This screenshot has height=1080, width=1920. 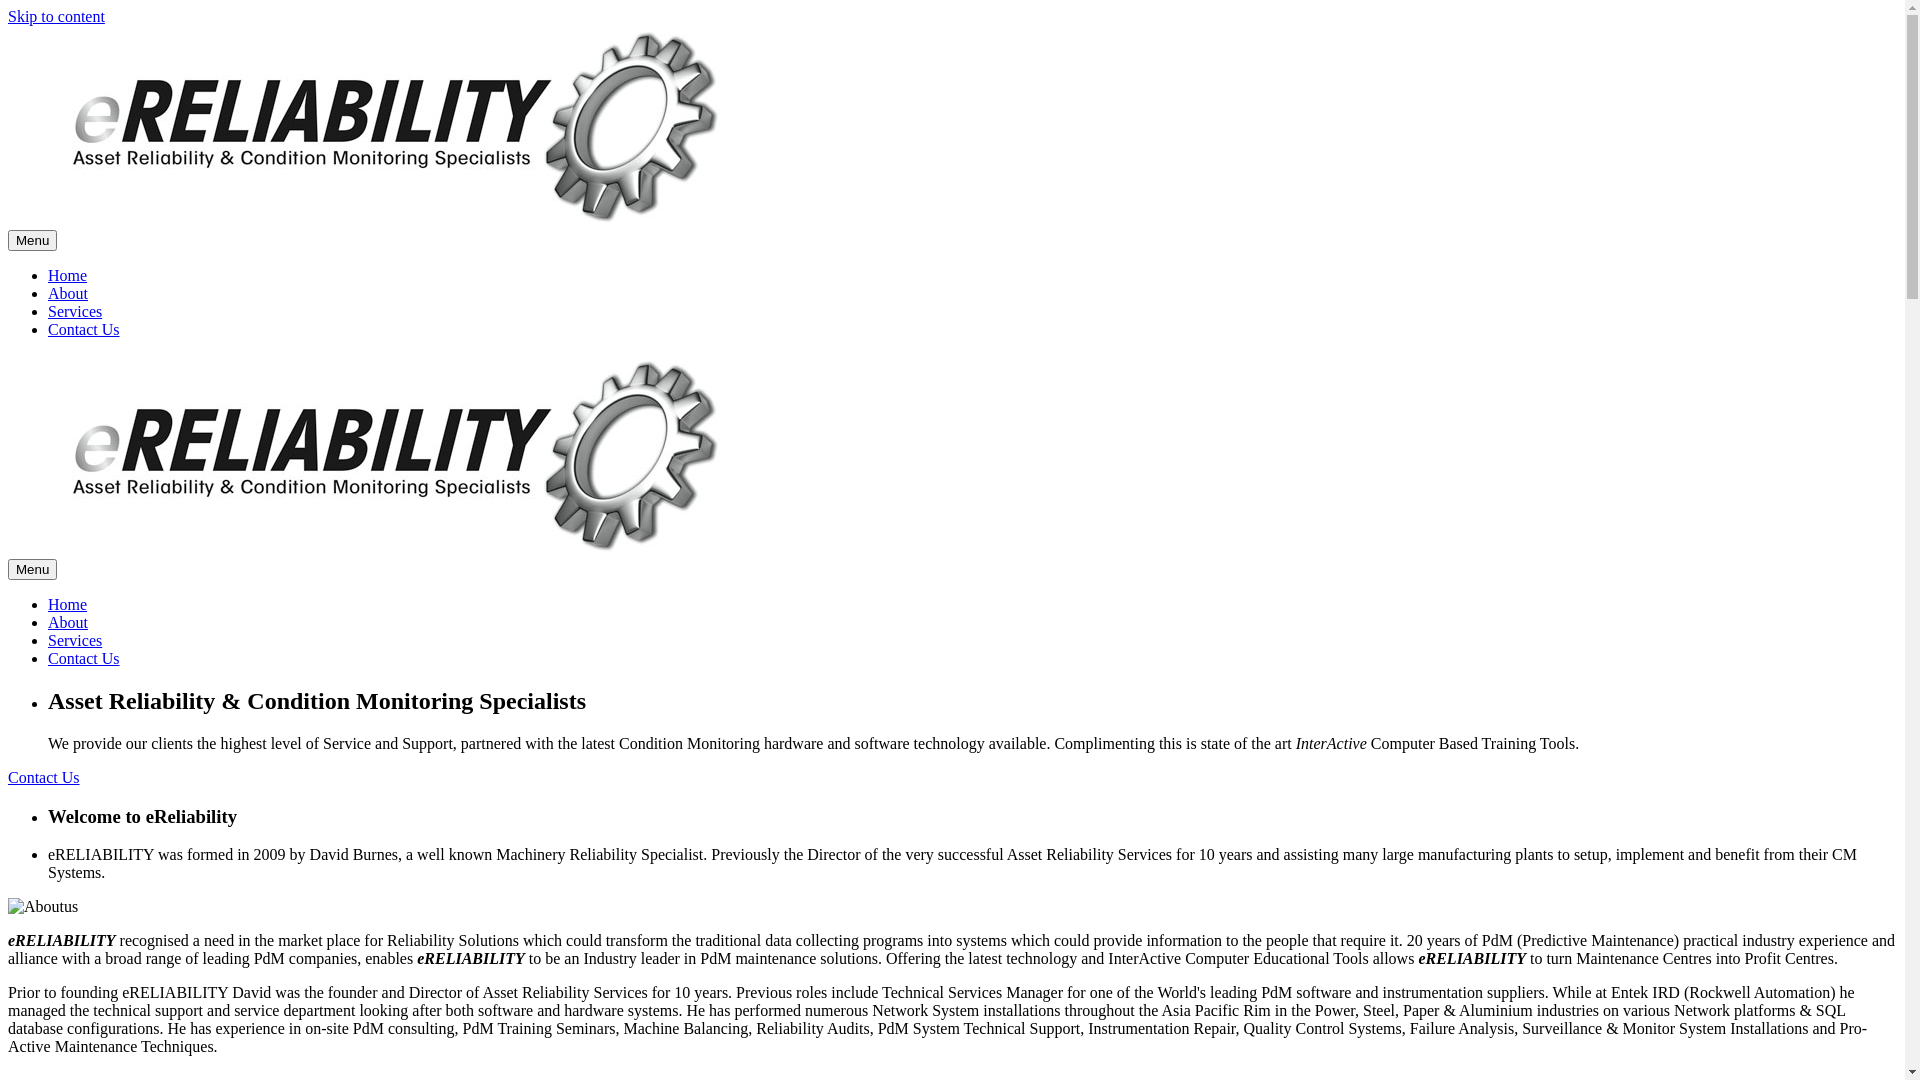 I want to click on 'Contact Us', so click(x=82, y=328).